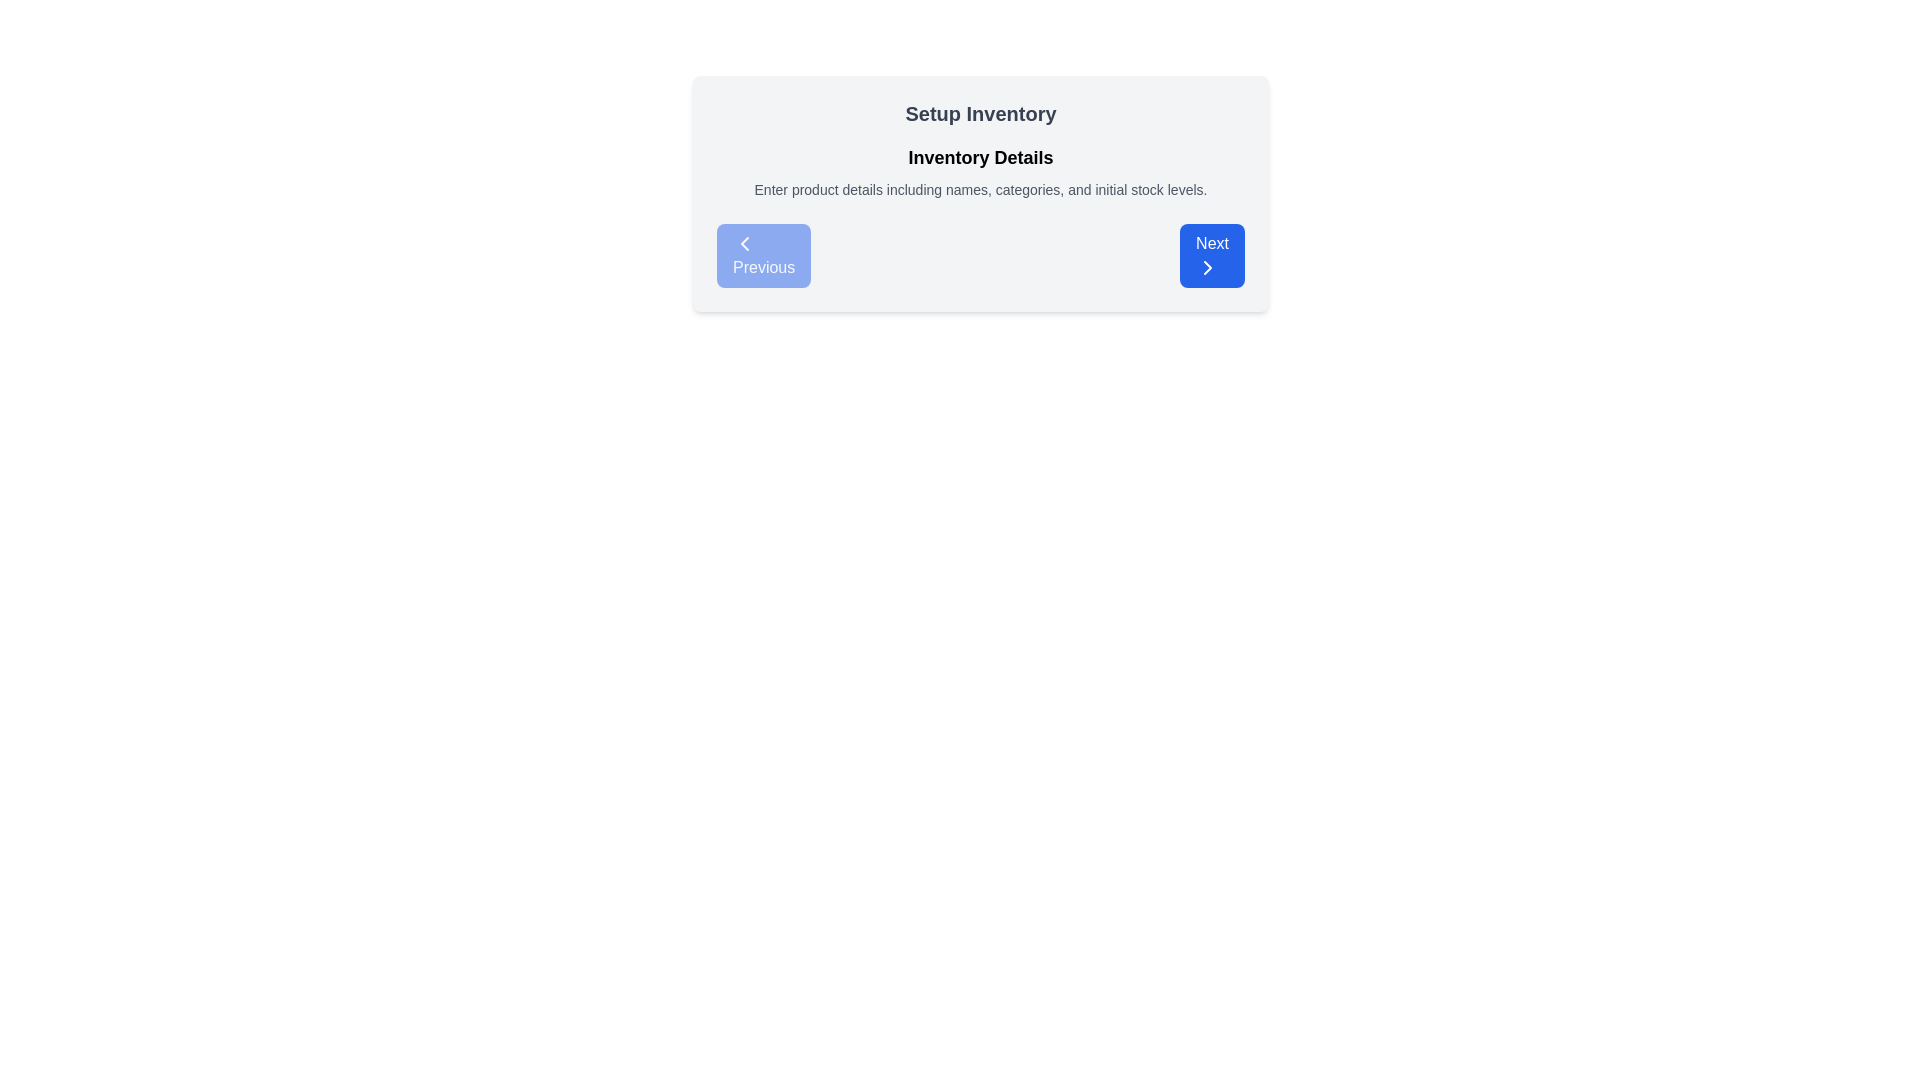  I want to click on the 'Previous' button icon located on the left side of the interface, so click(743, 242).